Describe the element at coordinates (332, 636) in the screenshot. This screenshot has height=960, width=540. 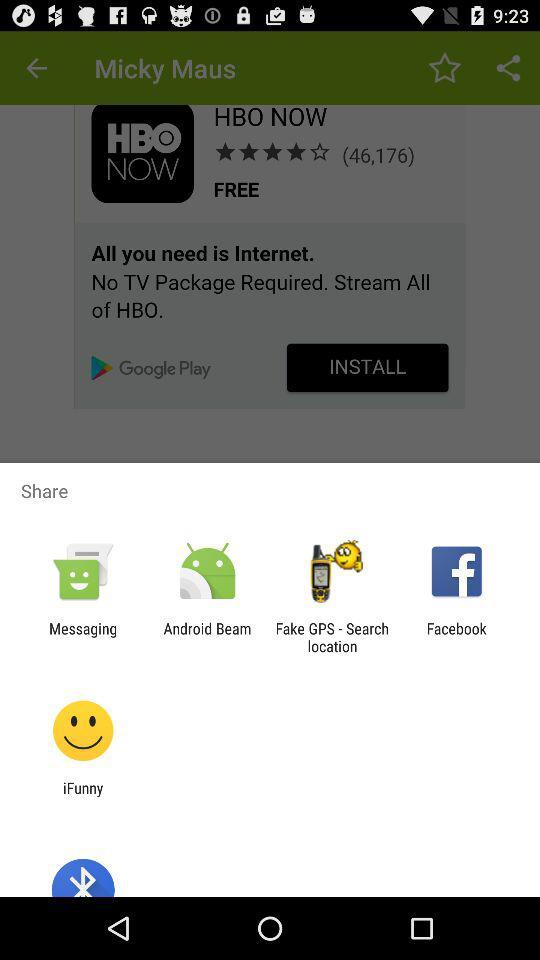
I see `icon next to the facebook icon` at that location.